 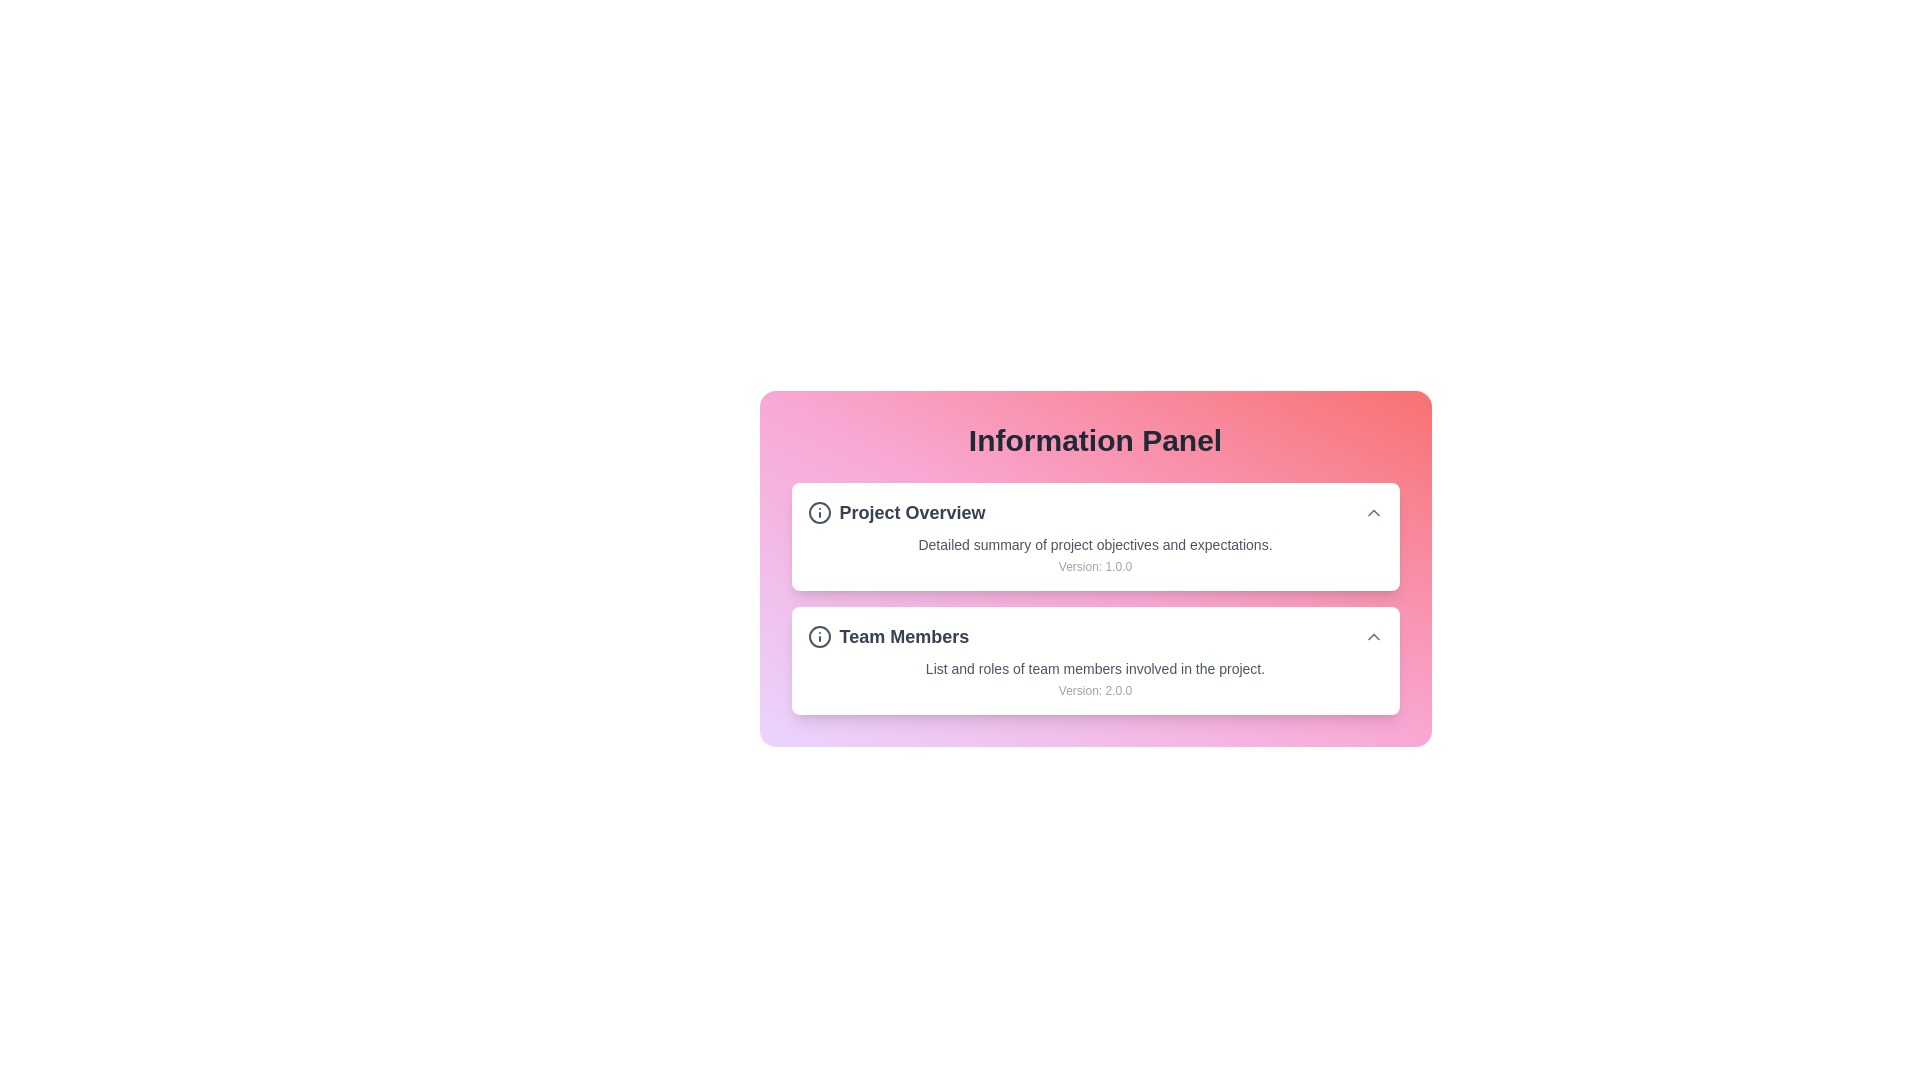 What do you see at coordinates (903, 636) in the screenshot?
I see `the bold text label displaying 'Team Members' which is part of a horizontally aligned group next to an info icon` at bounding box center [903, 636].